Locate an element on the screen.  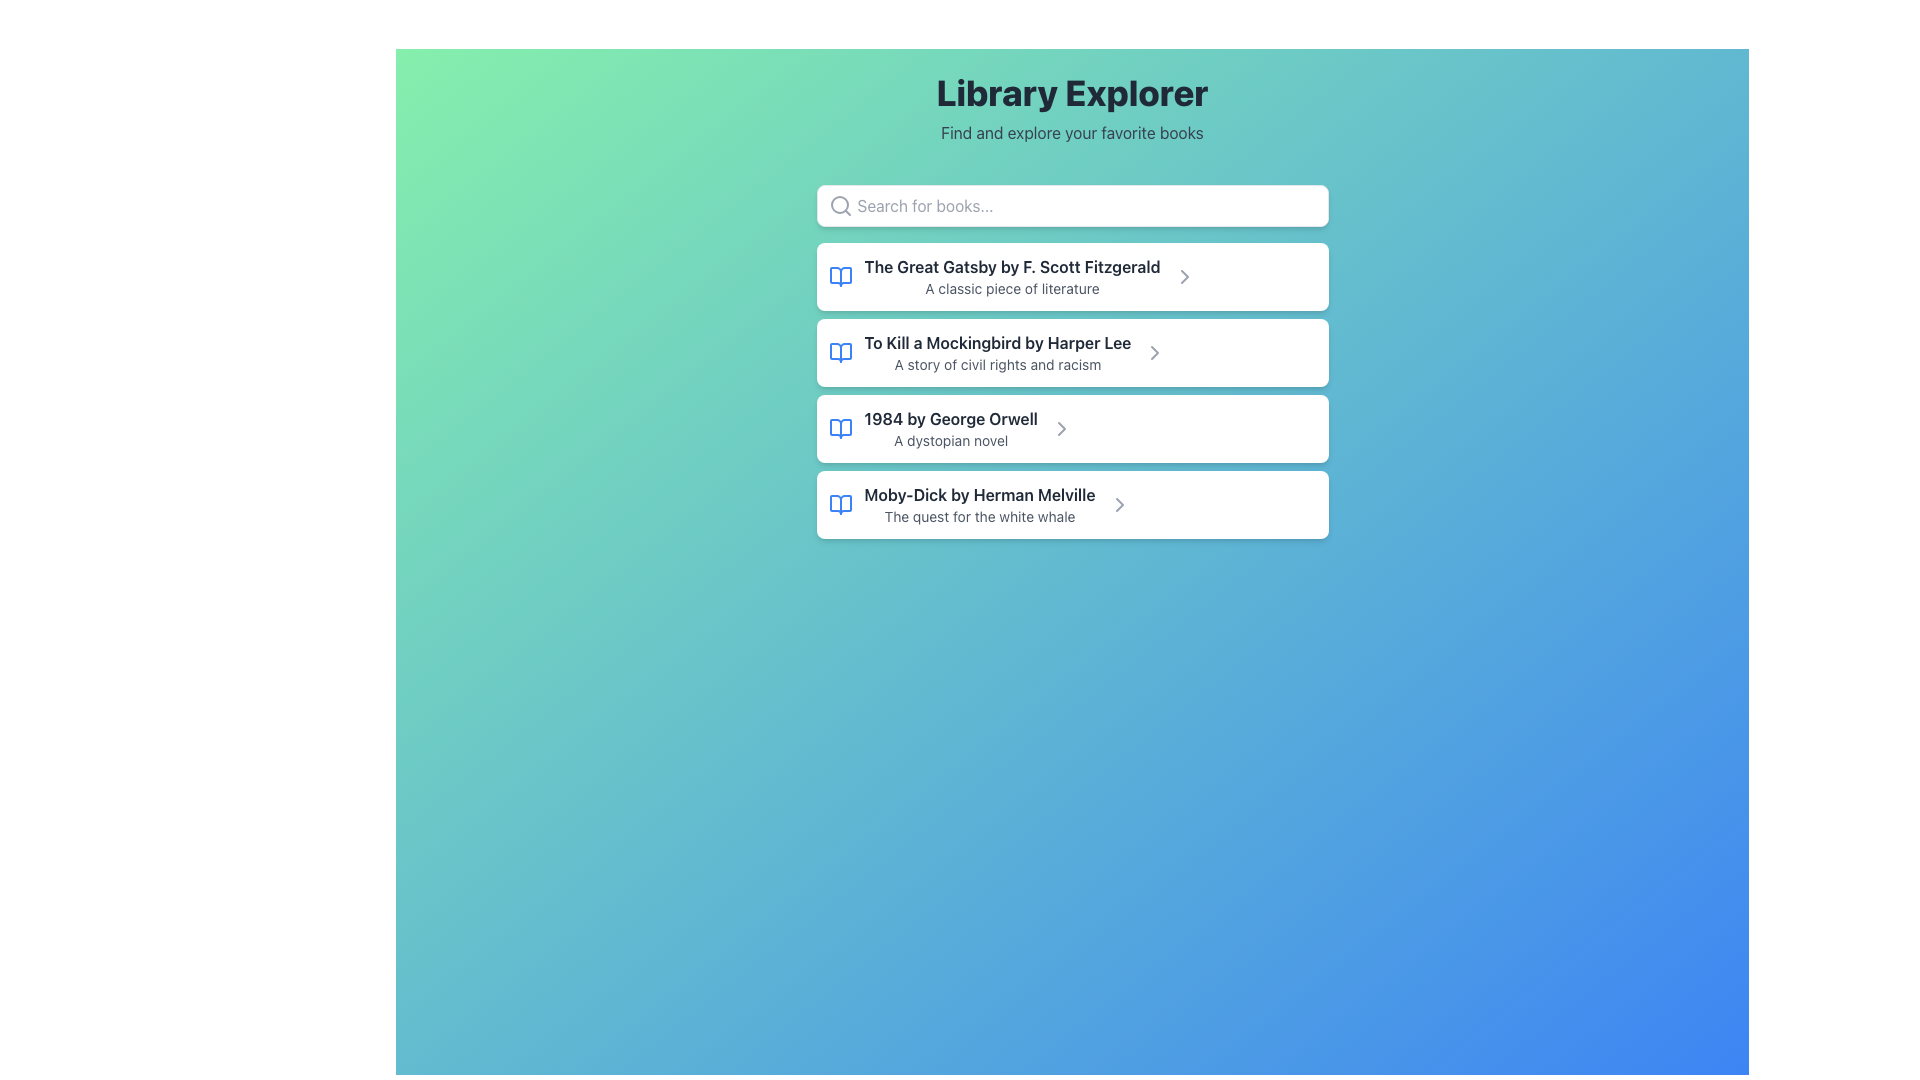
text component that states 'Find and explore your favorite books', which is styled in gray and located beneath the heading 'Library Explorer' on a gradient background is located at coordinates (1071, 132).